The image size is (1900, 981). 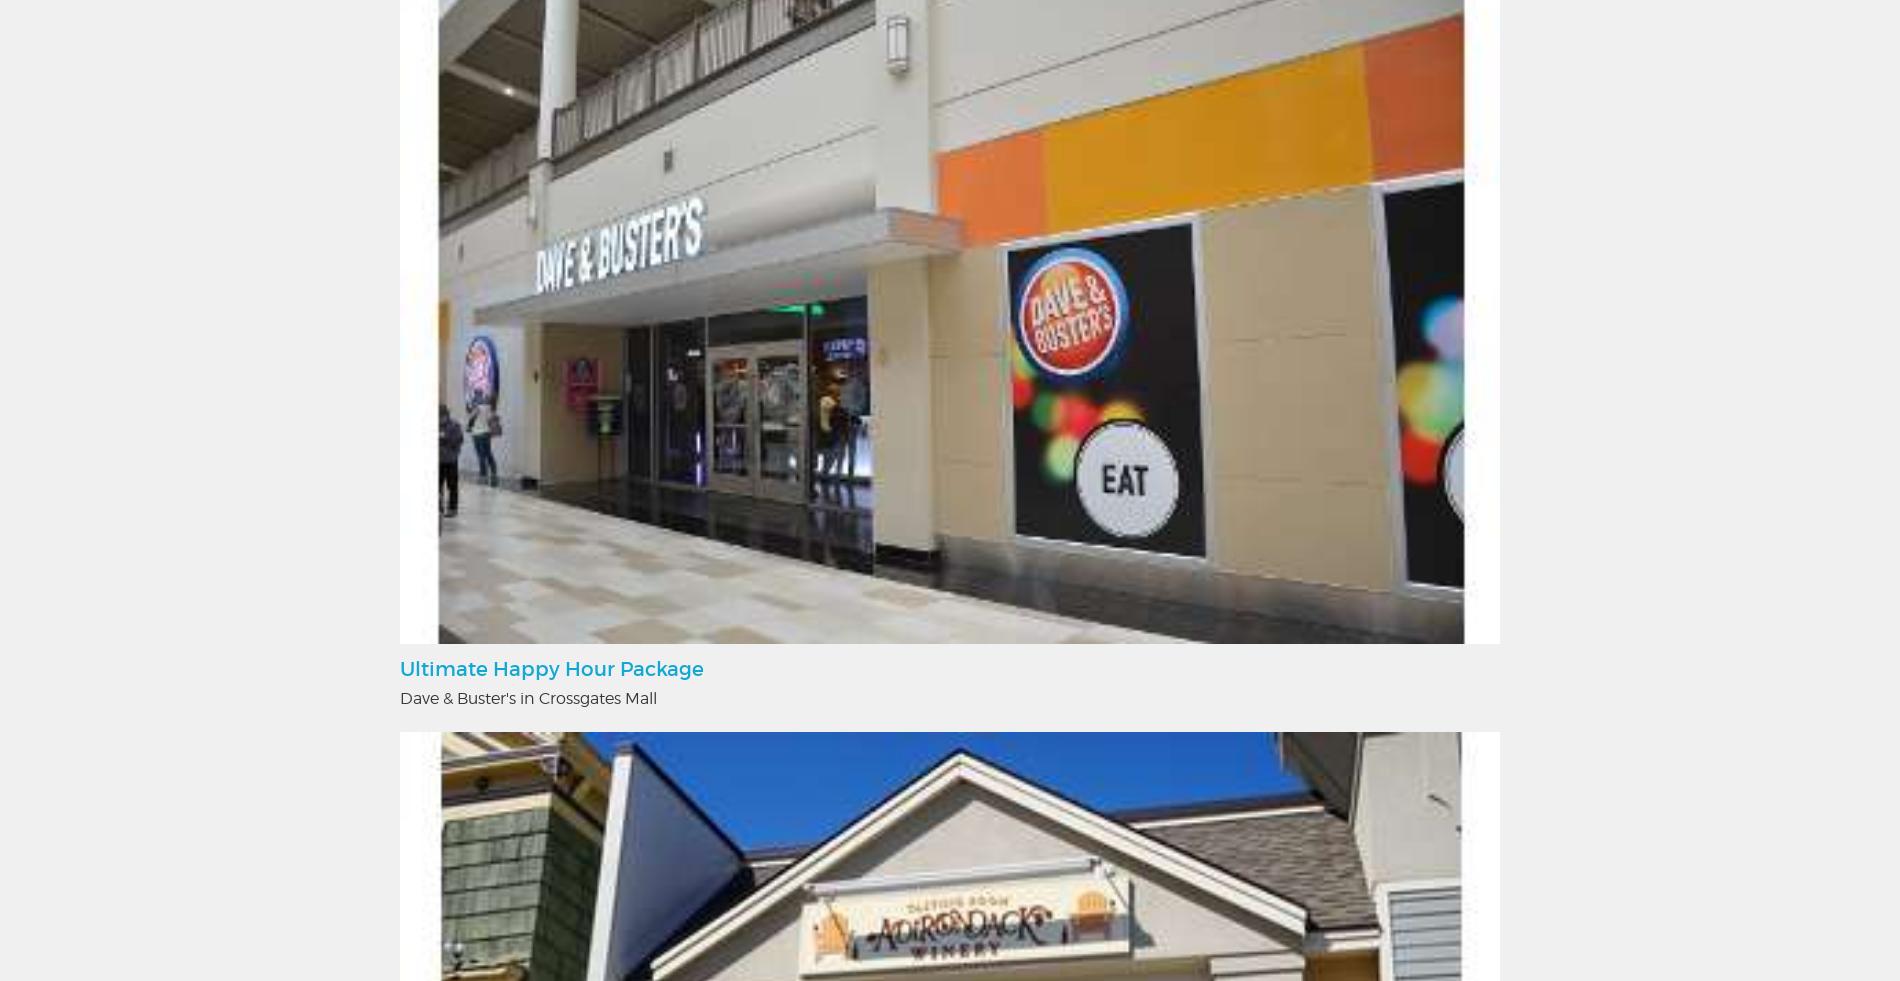 What do you see at coordinates (948, 340) in the screenshot?
I see `'We strive to insure accuracy on Albany.com however accuracy cannot be guaranteed. Information is subject to change.'` at bounding box center [948, 340].